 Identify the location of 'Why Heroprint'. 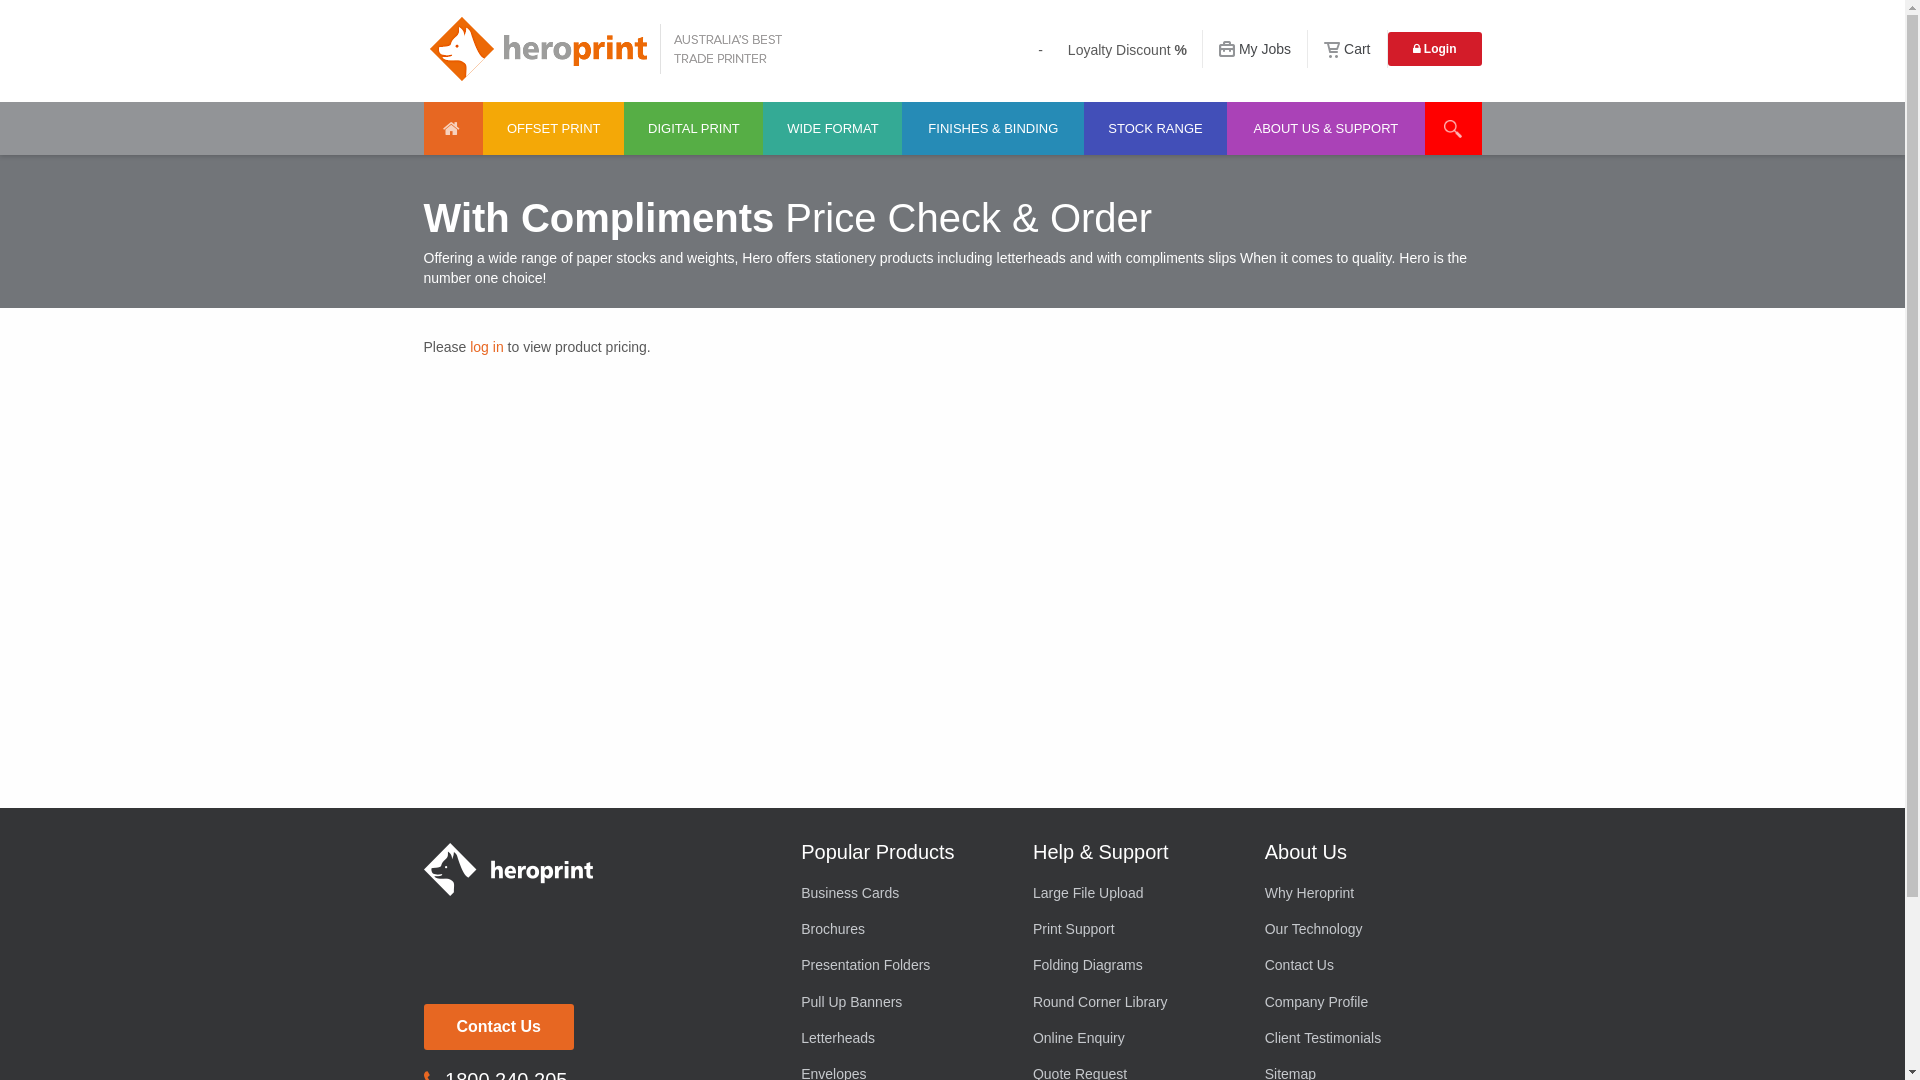
(1365, 890).